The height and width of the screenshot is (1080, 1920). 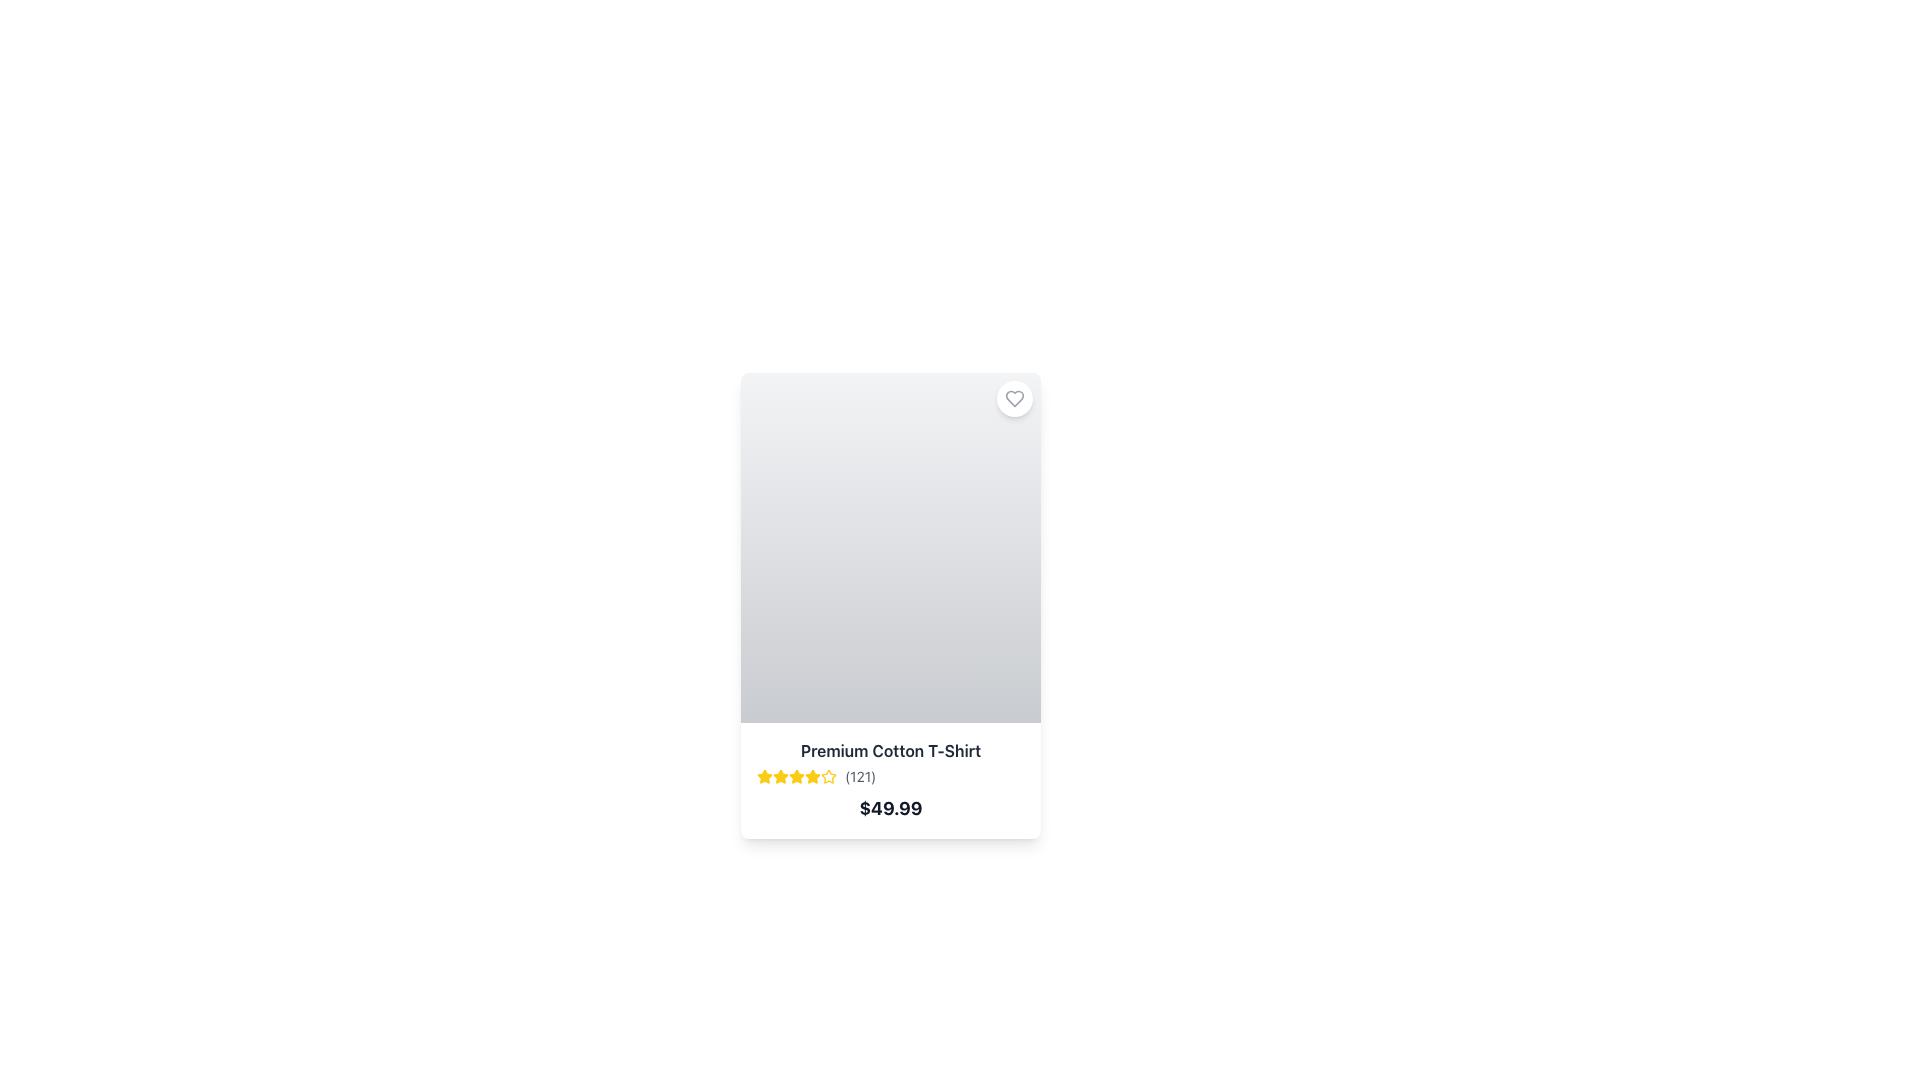 I want to click on the rating context by interacting with the sixth outlined yellow star icon in the horizontal group of stars below the product image on the T-shirt product card, so click(x=829, y=775).